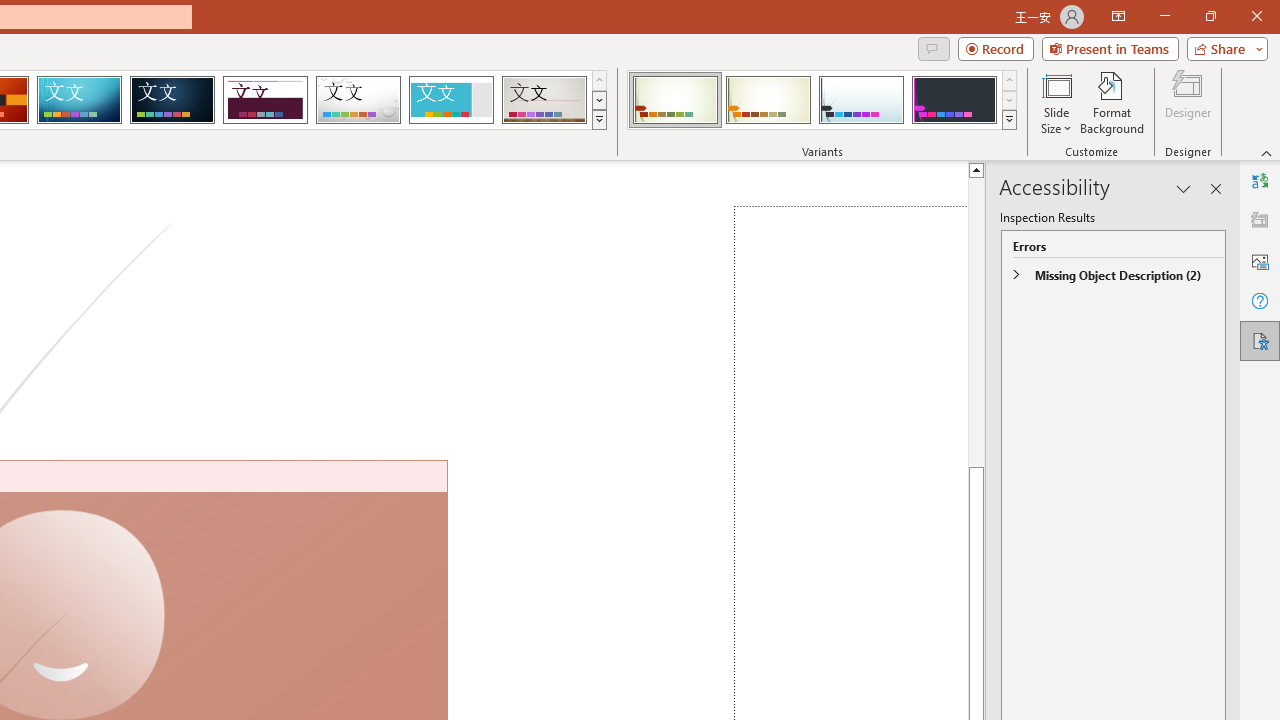 Image resolution: width=1280 pixels, height=720 pixels. I want to click on 'Circuit', so click(79, 100).